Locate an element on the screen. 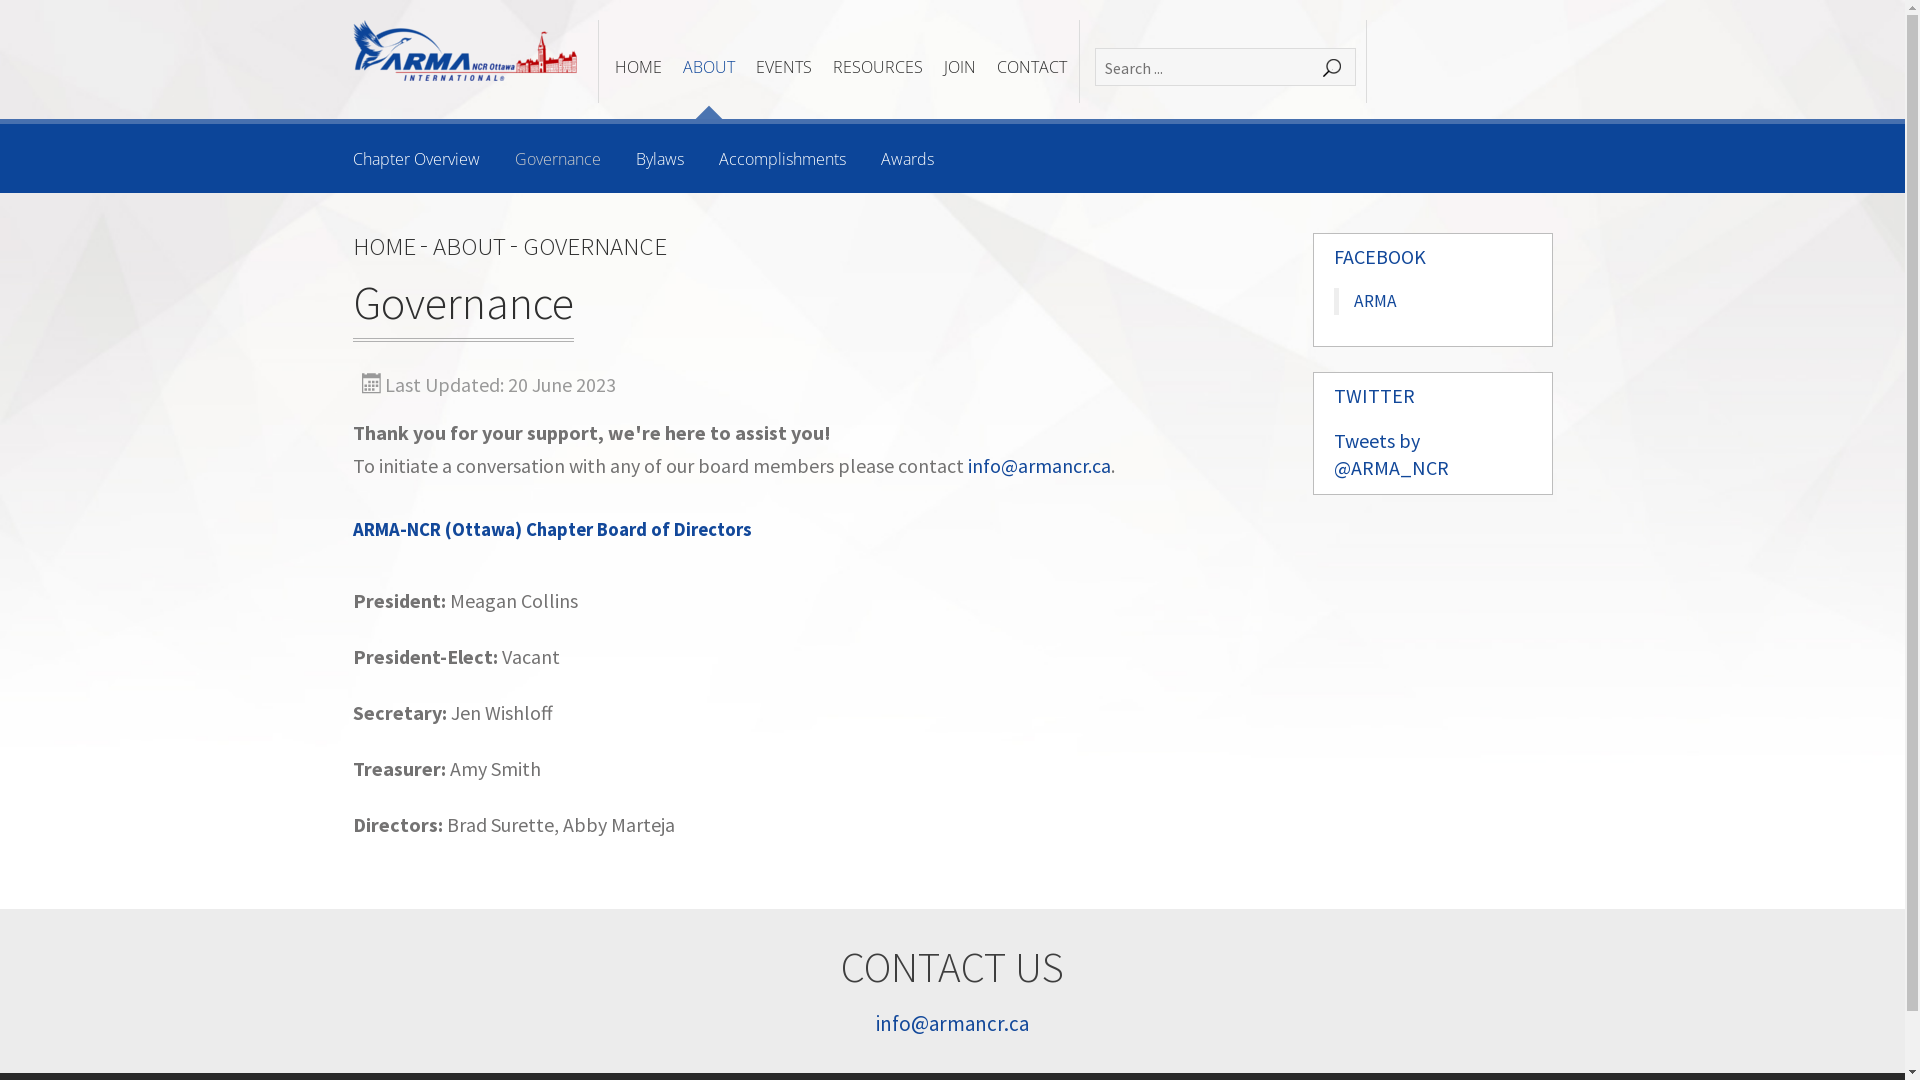 The image size is (1920, 1080). 'info@armancr.ca' is located at coordinates (951, 1023).